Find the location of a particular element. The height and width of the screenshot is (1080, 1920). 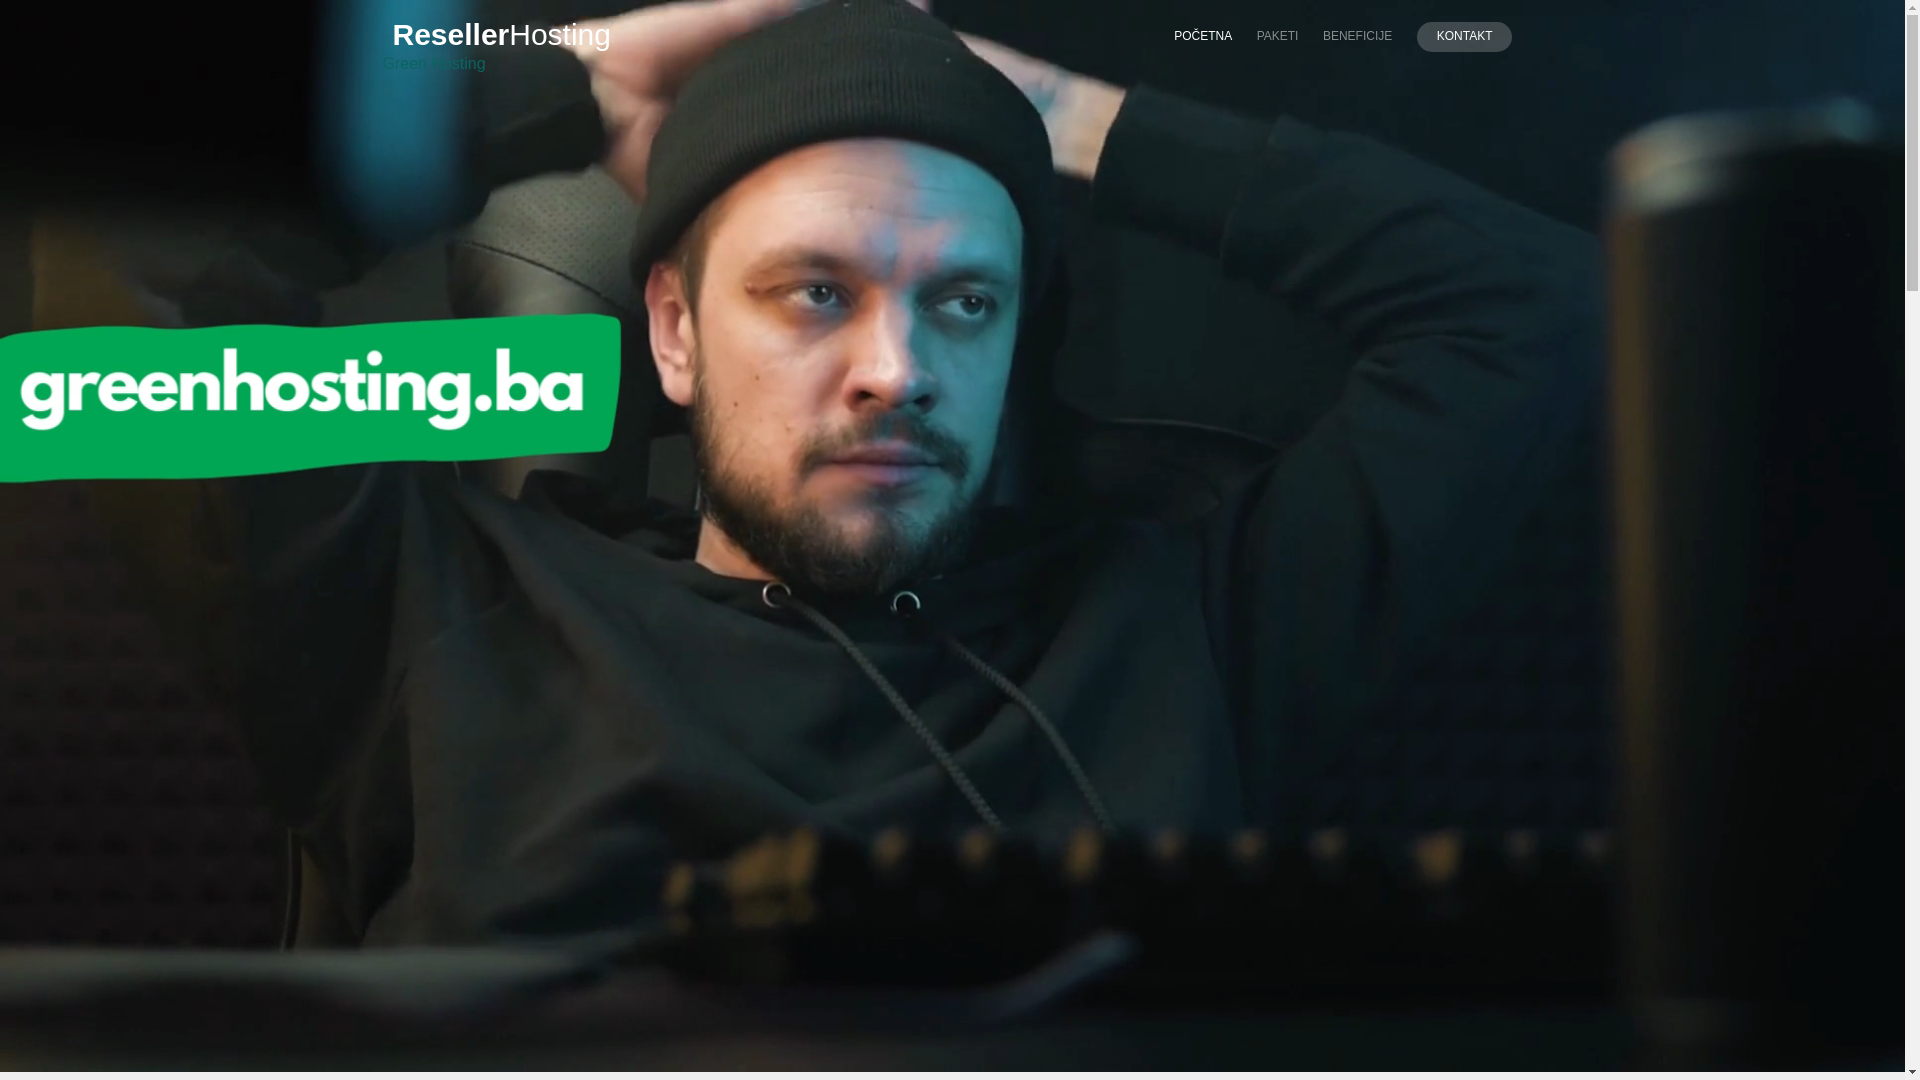

'Green Hosting' is located at coordinates (432, 62).